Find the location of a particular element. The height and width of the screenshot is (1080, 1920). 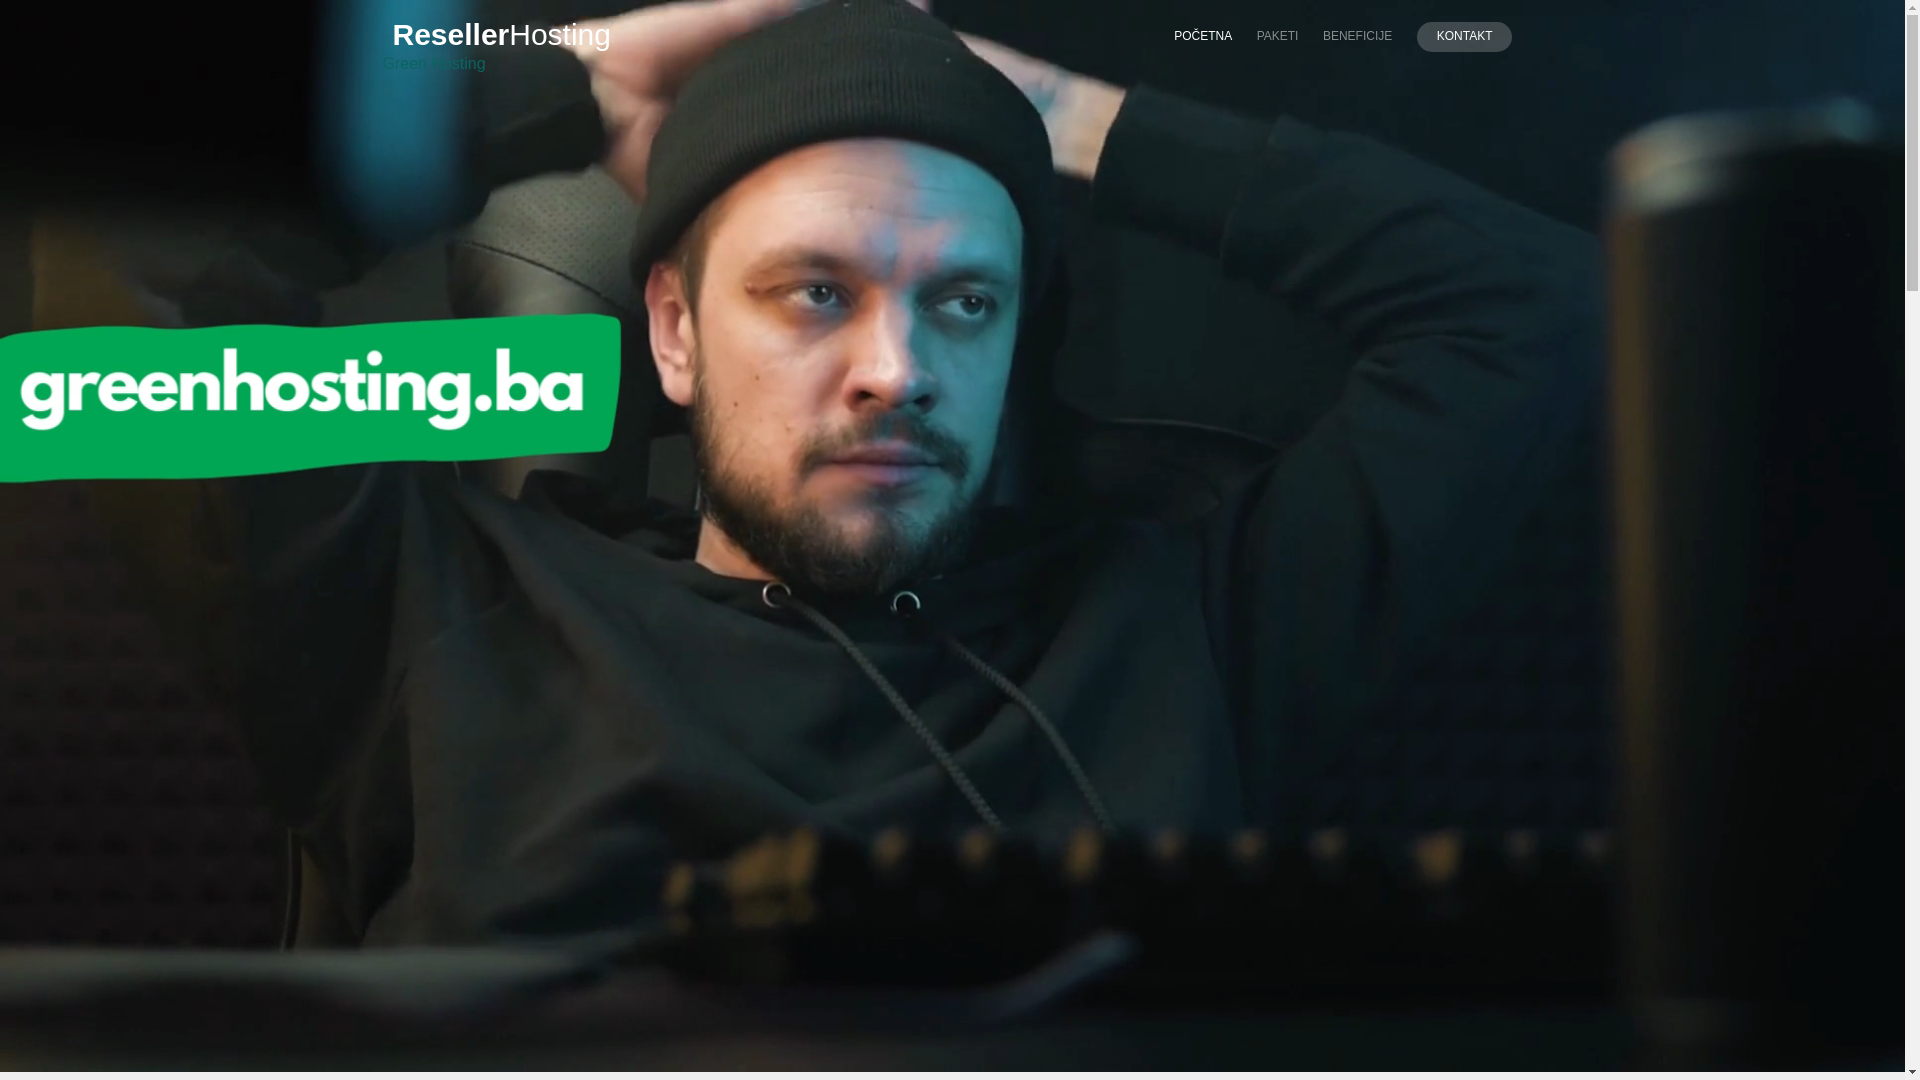

'Green Hosting' is located at coordinates (432, 62).